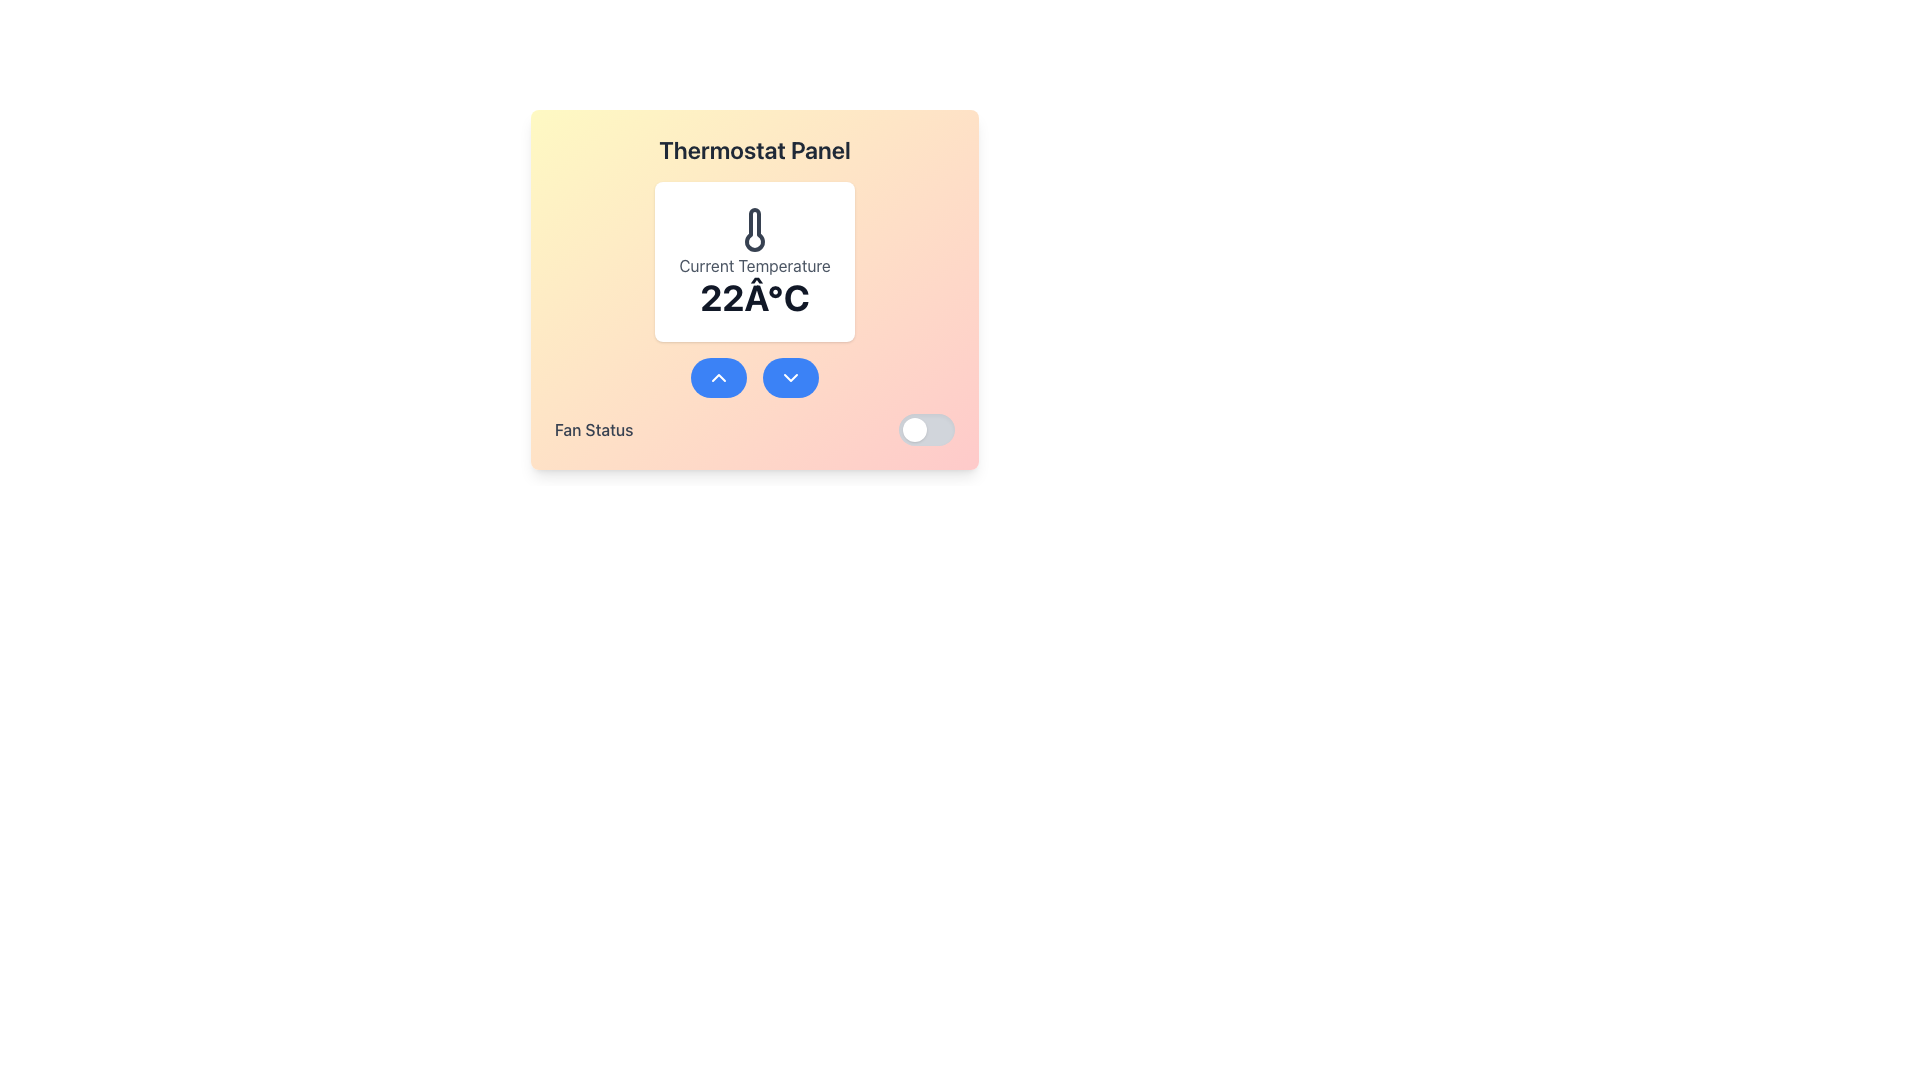 The image size is (1920, 1080). Describe the element at coordinates (719, 378) in the screenshot. I see `the blue circular button with a white upward-pointing arrow located below the current temperature display in the thermostat panel` at that location.